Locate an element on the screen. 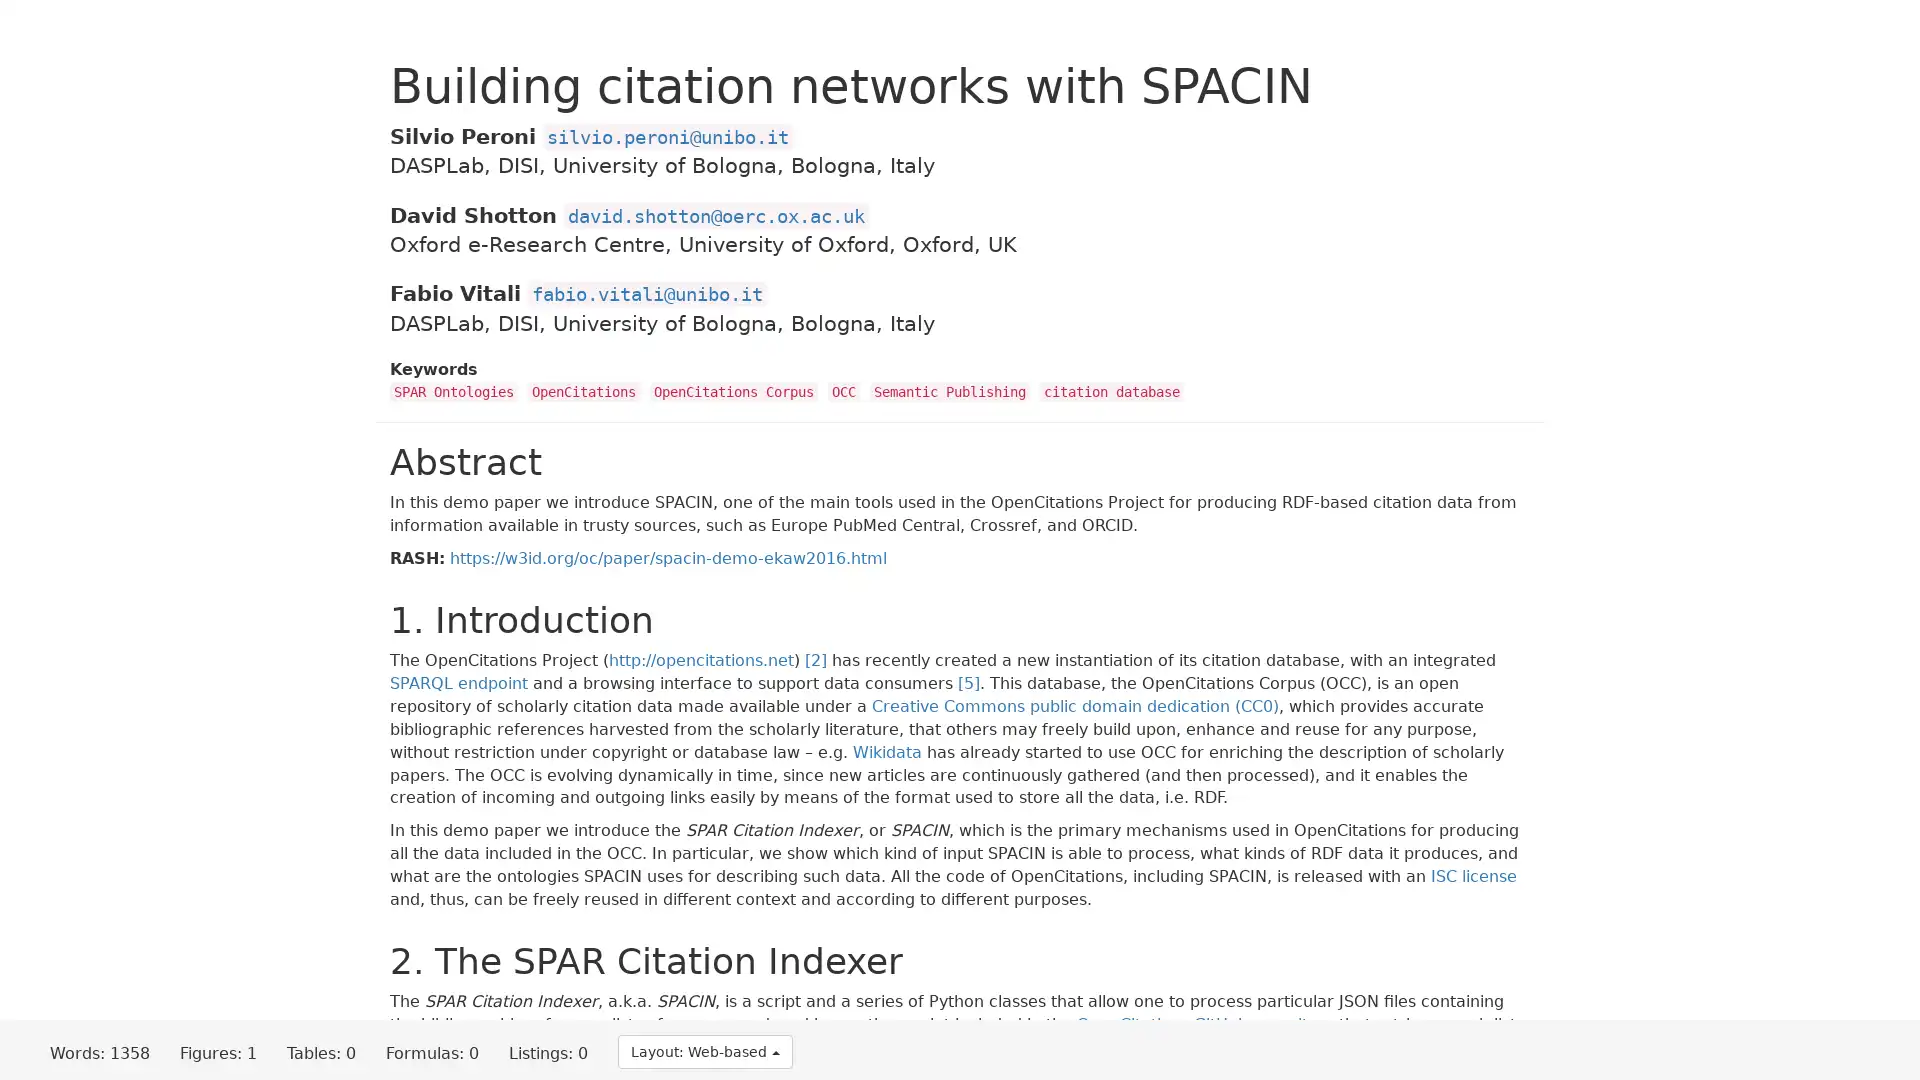  Layout: Web-based is located at coordinates (705, 1051).